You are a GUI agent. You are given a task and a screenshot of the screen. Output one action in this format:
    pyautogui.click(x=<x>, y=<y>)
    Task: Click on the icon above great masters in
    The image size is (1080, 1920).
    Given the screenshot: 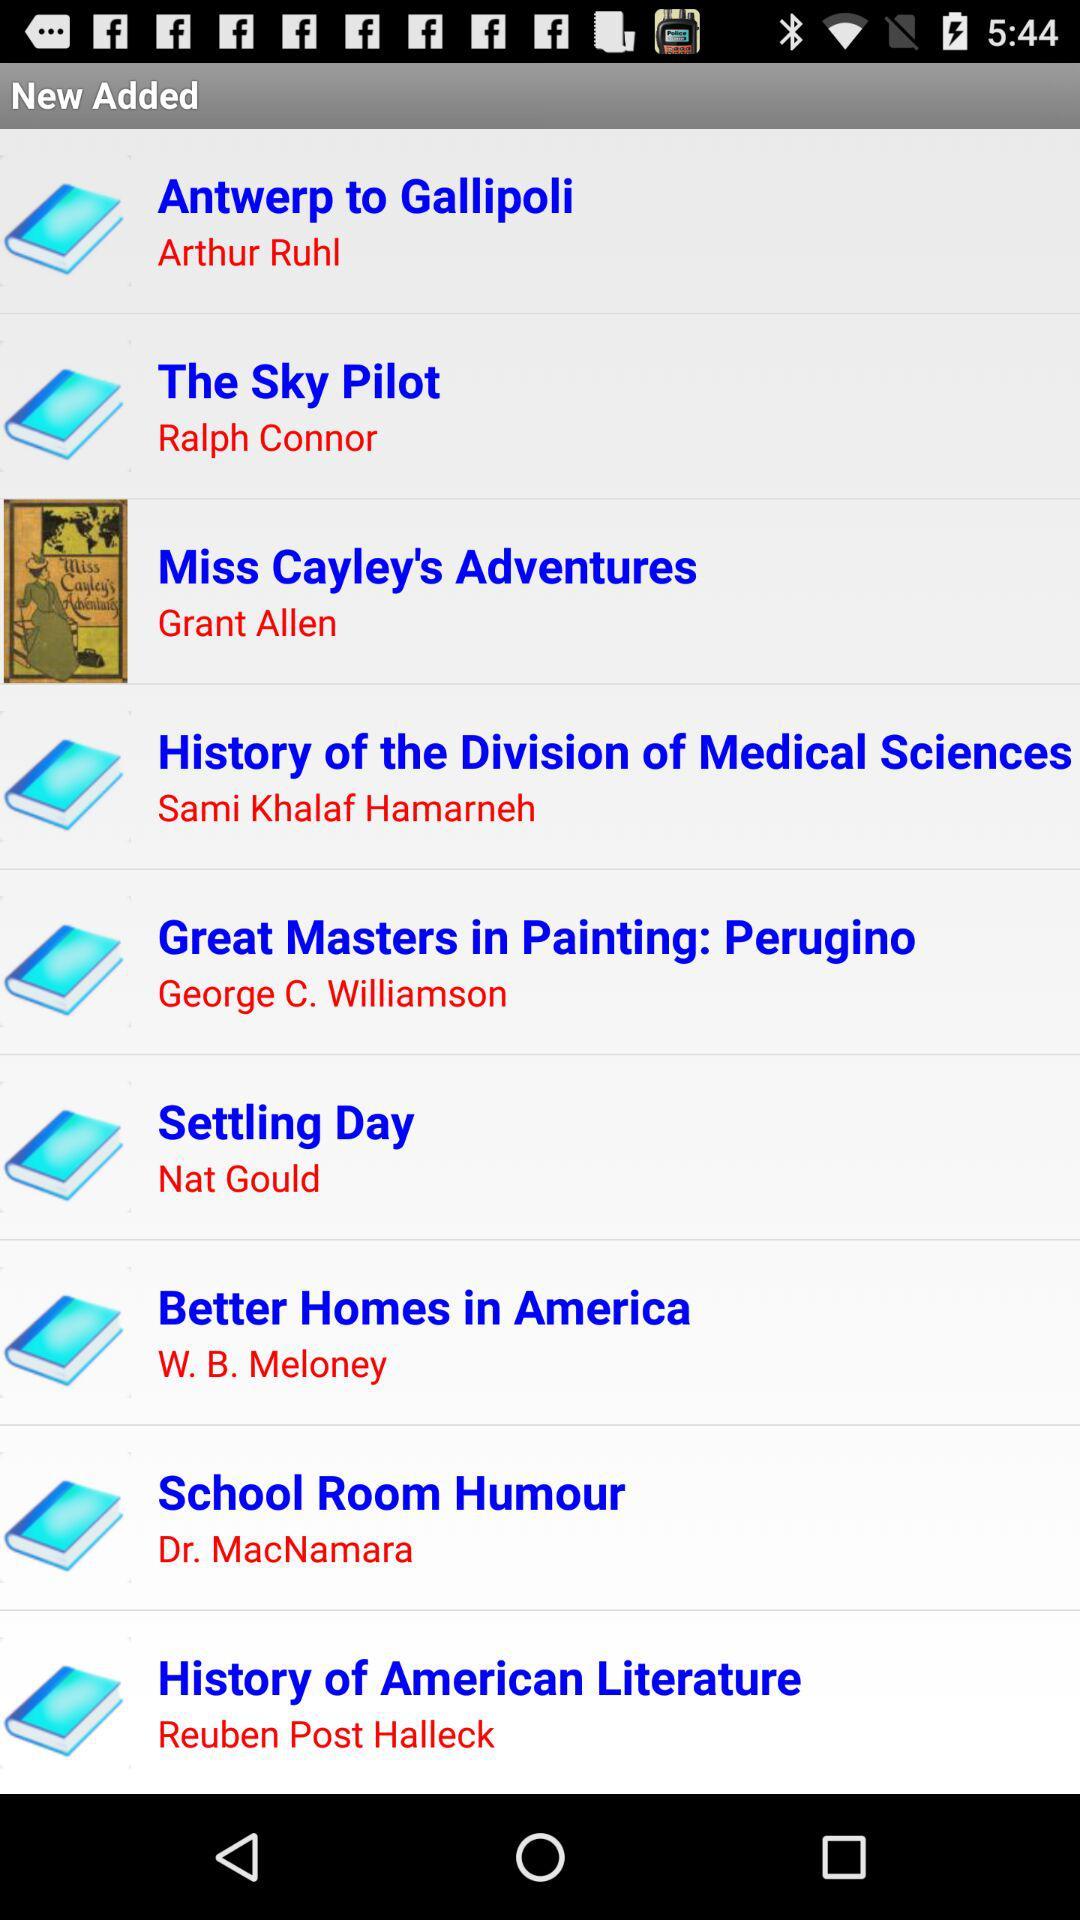 What is the action you would take?
    pyautogui.click(x=345, y=808)
    